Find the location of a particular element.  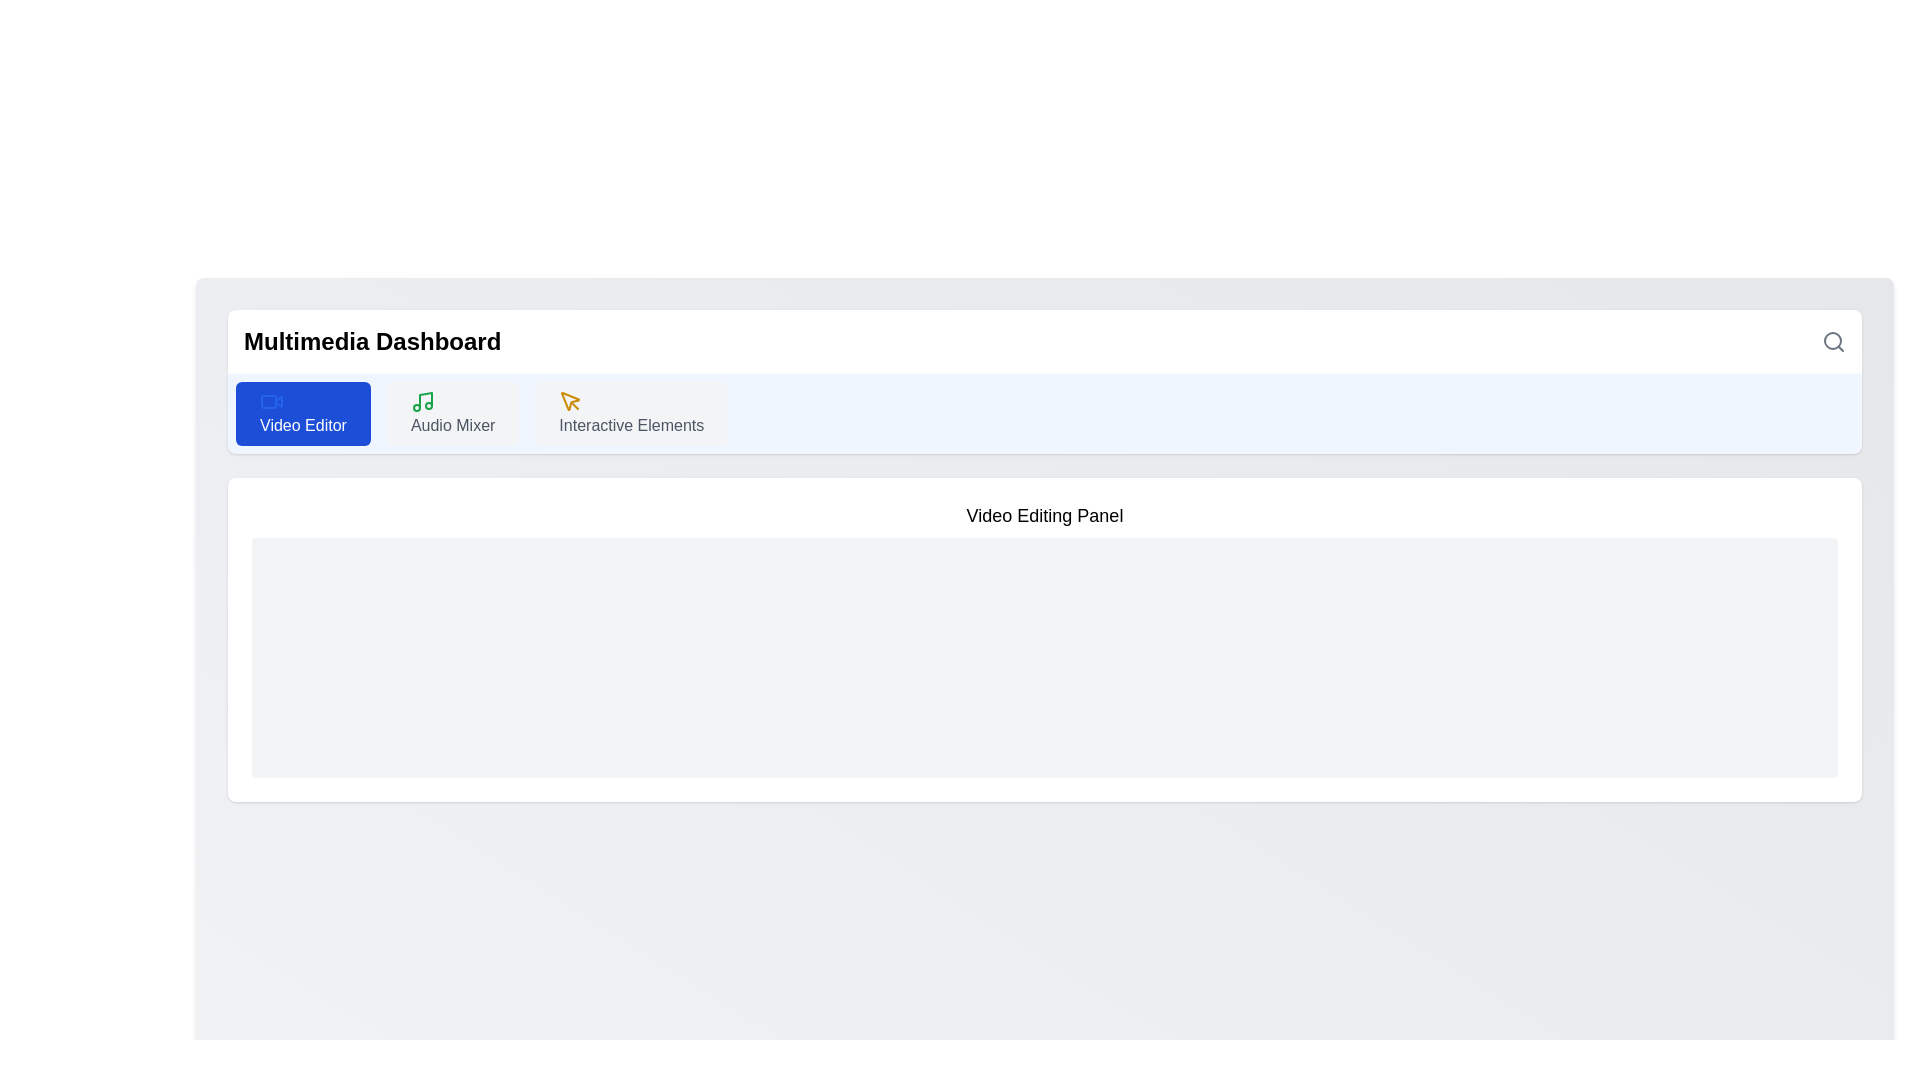

the static text label displaying 'Video Editing Panel', which is prominently located at the top center of its section is located at coordinates (1044, 515).